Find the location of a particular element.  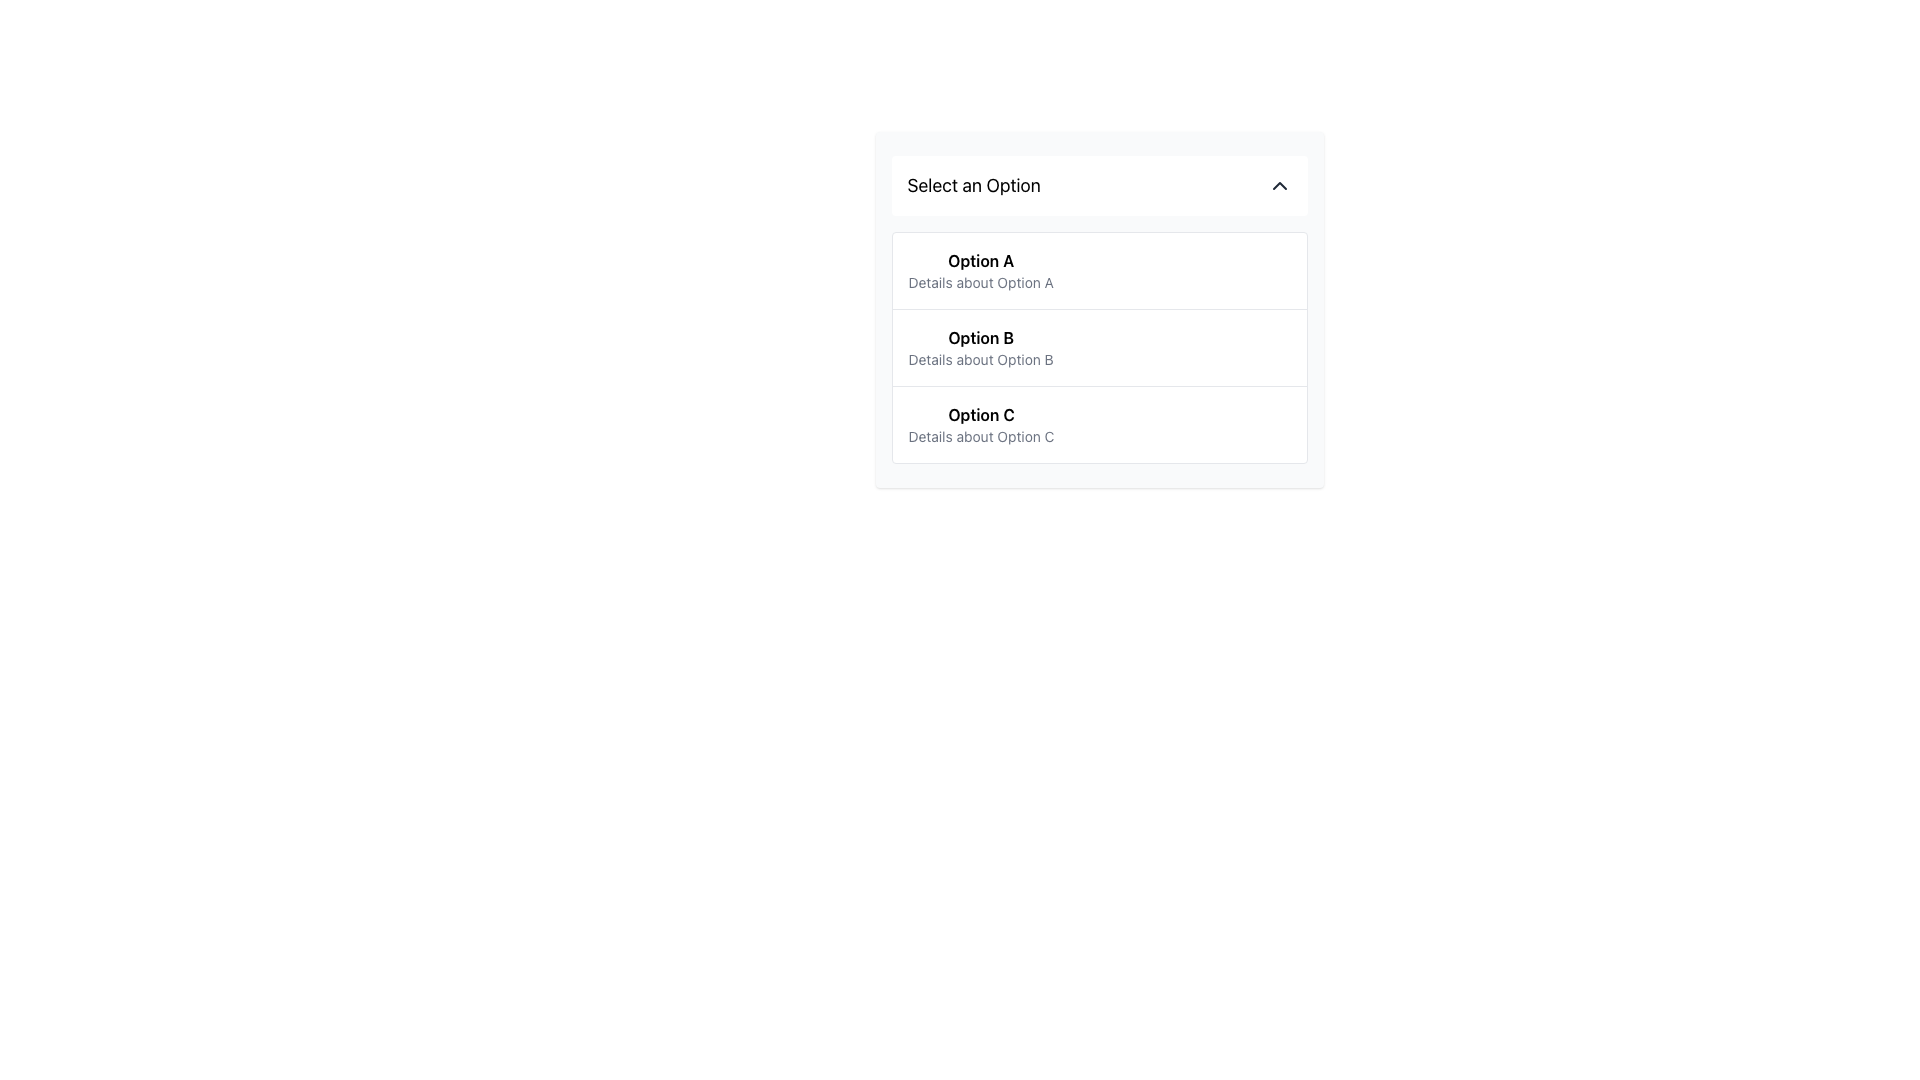

the descriptive text element that provides additional details about 'Option A', located just below its sibling 'Option A' in the dropdown menu is located at coordinates (981, 282).